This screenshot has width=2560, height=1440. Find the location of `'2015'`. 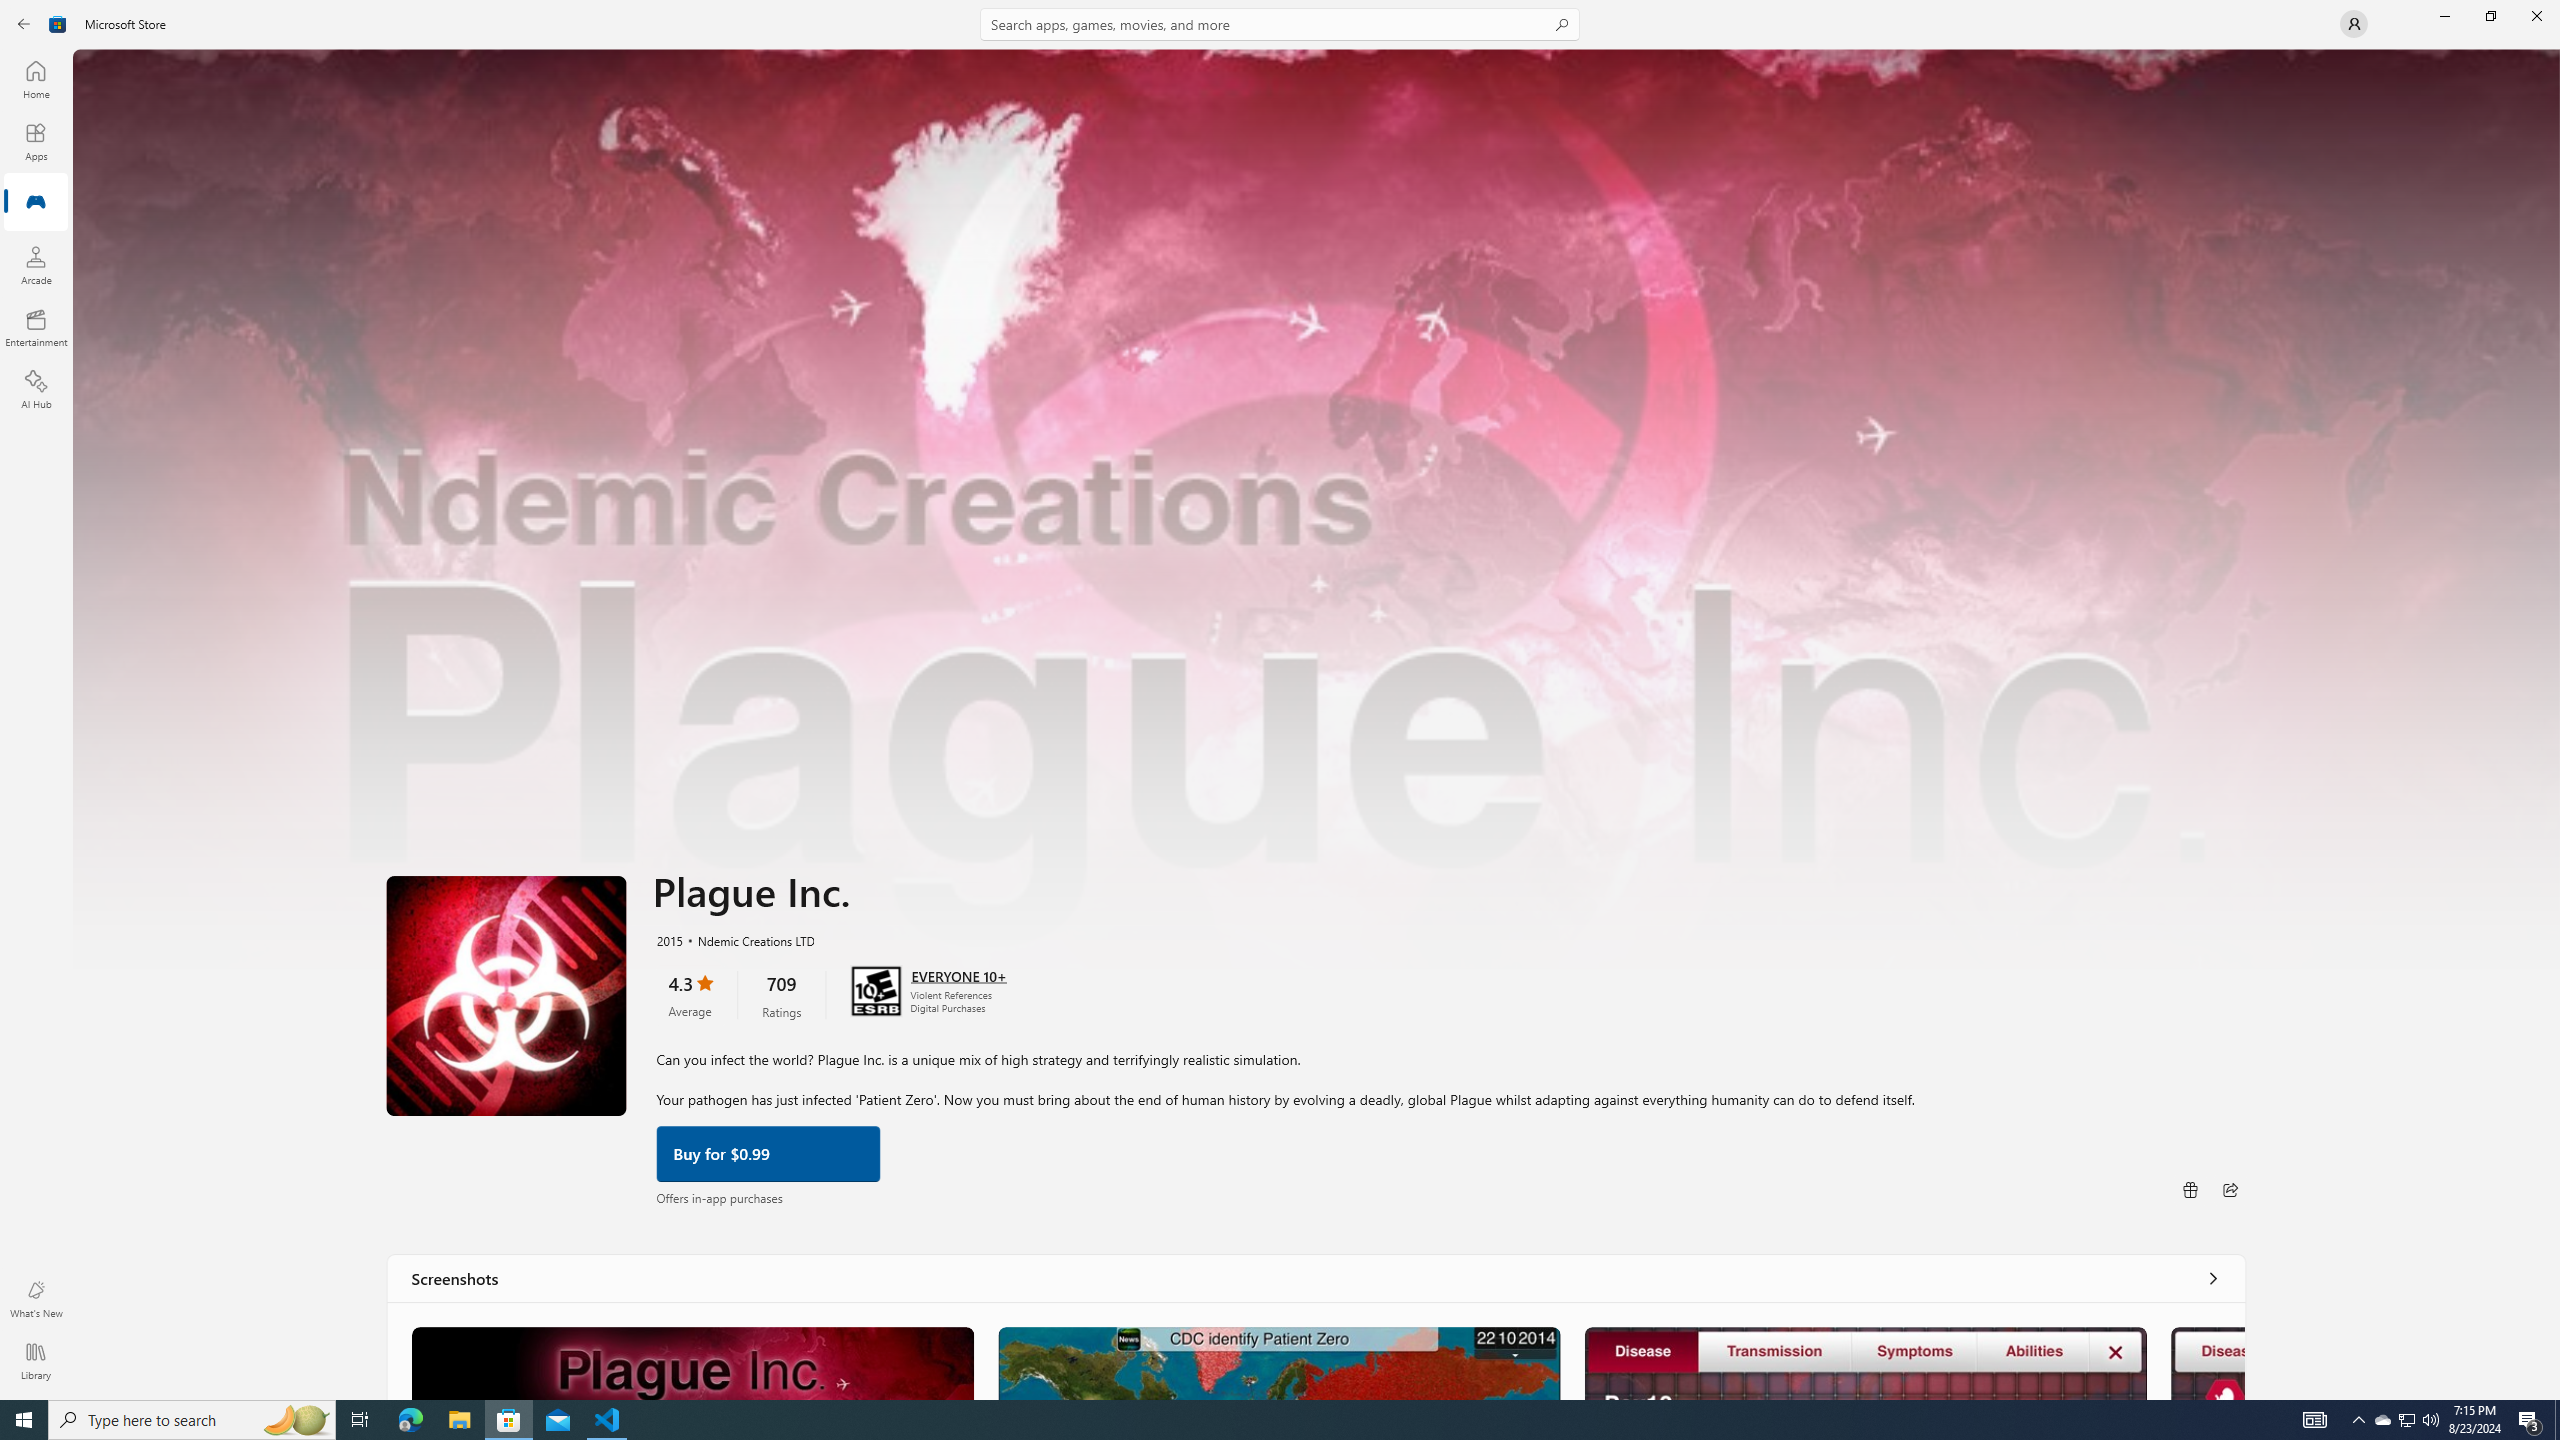

'2015' is located at coordinates (668, 938).